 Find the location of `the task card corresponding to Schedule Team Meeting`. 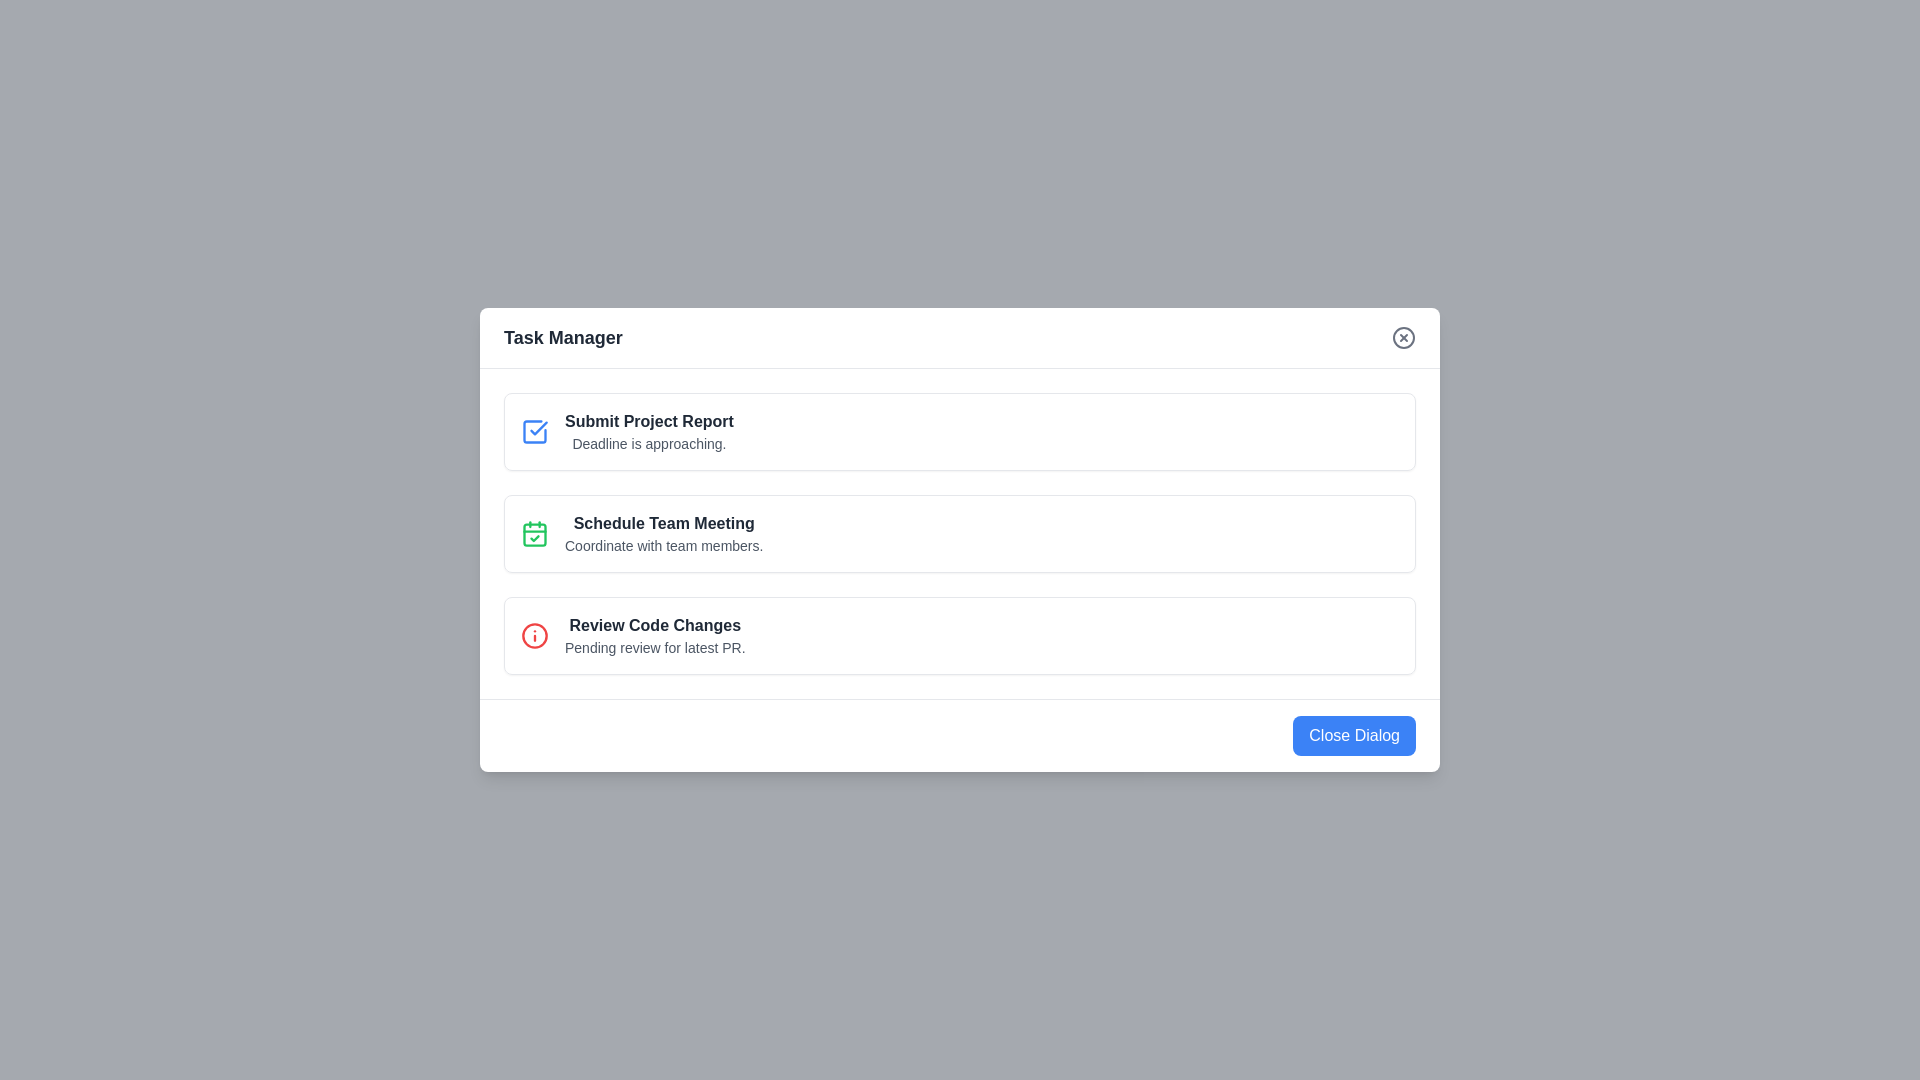

the task card corresponding to Schedule Team Meeting is located at coordinates (960, 532).